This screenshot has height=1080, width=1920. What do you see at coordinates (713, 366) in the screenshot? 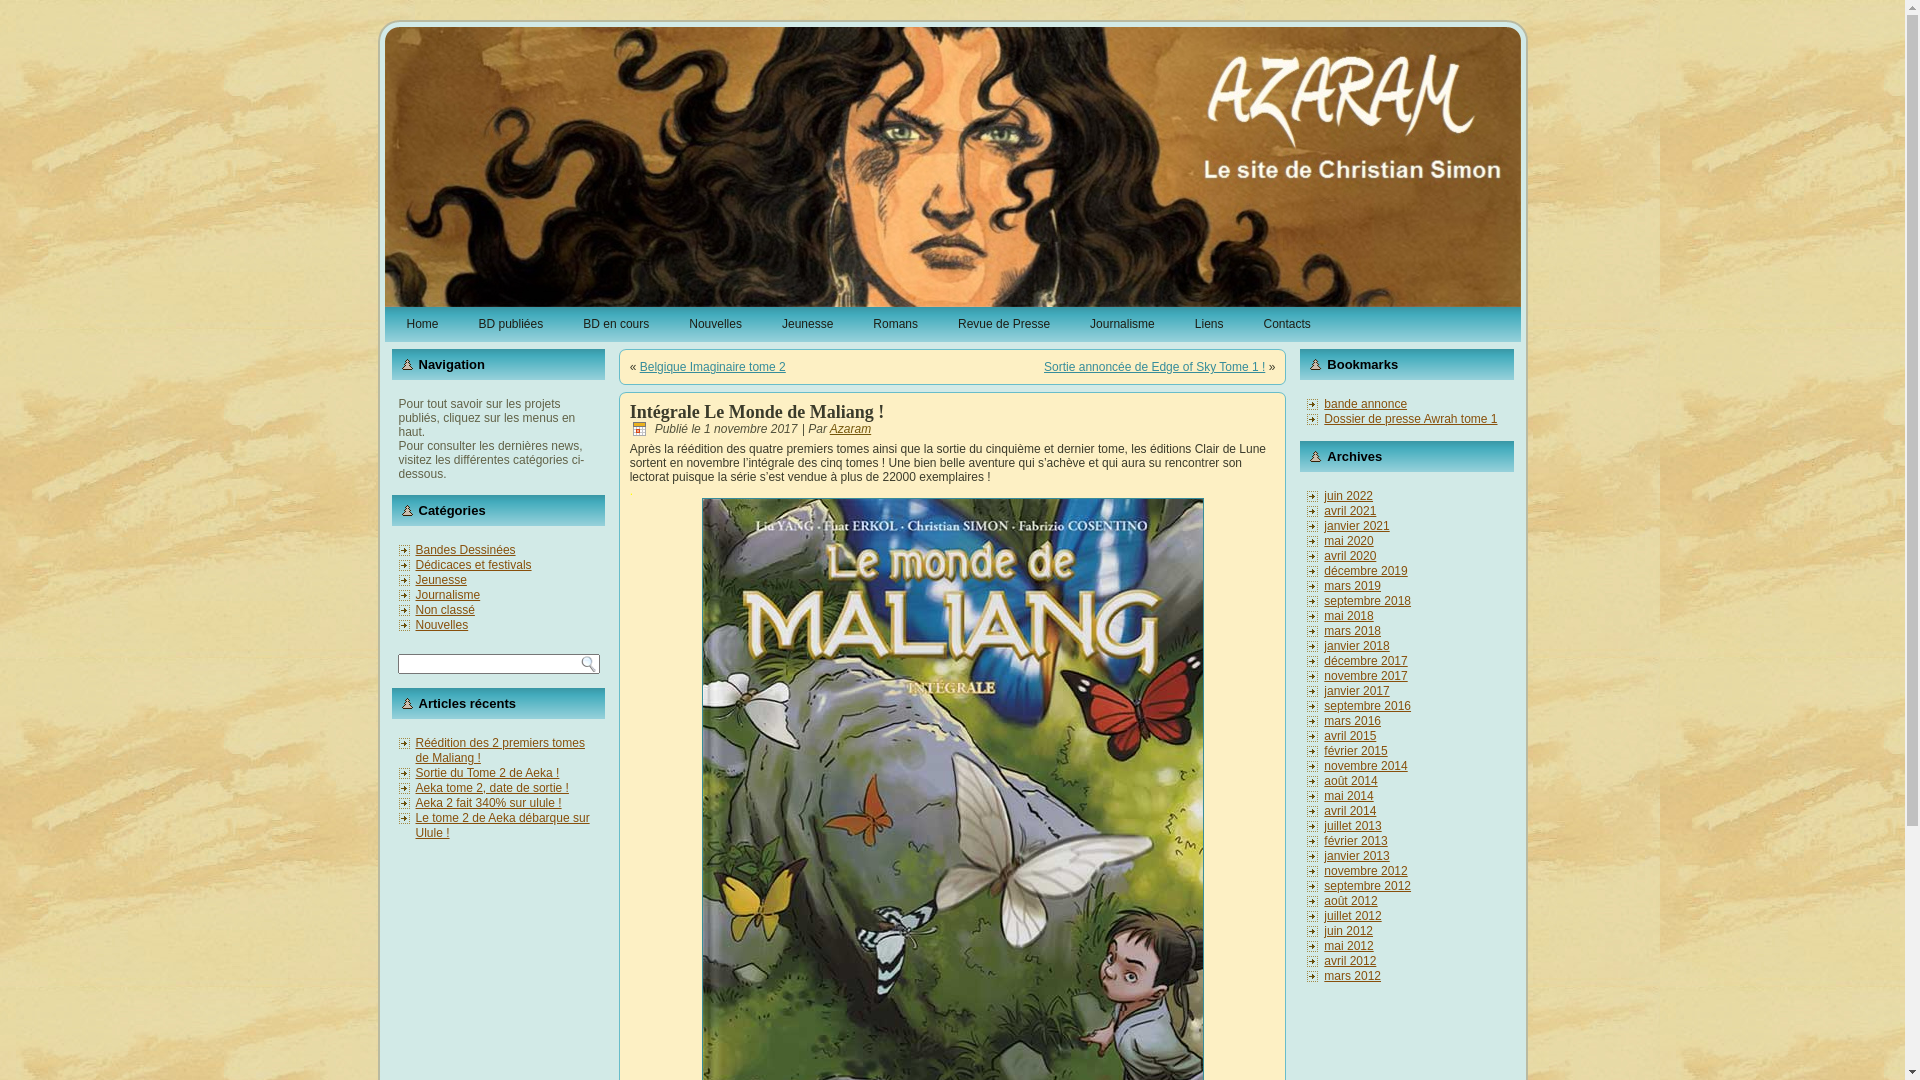
I see `'Belgique Imaginaire tome 2'` at bounding box center [713, 366].